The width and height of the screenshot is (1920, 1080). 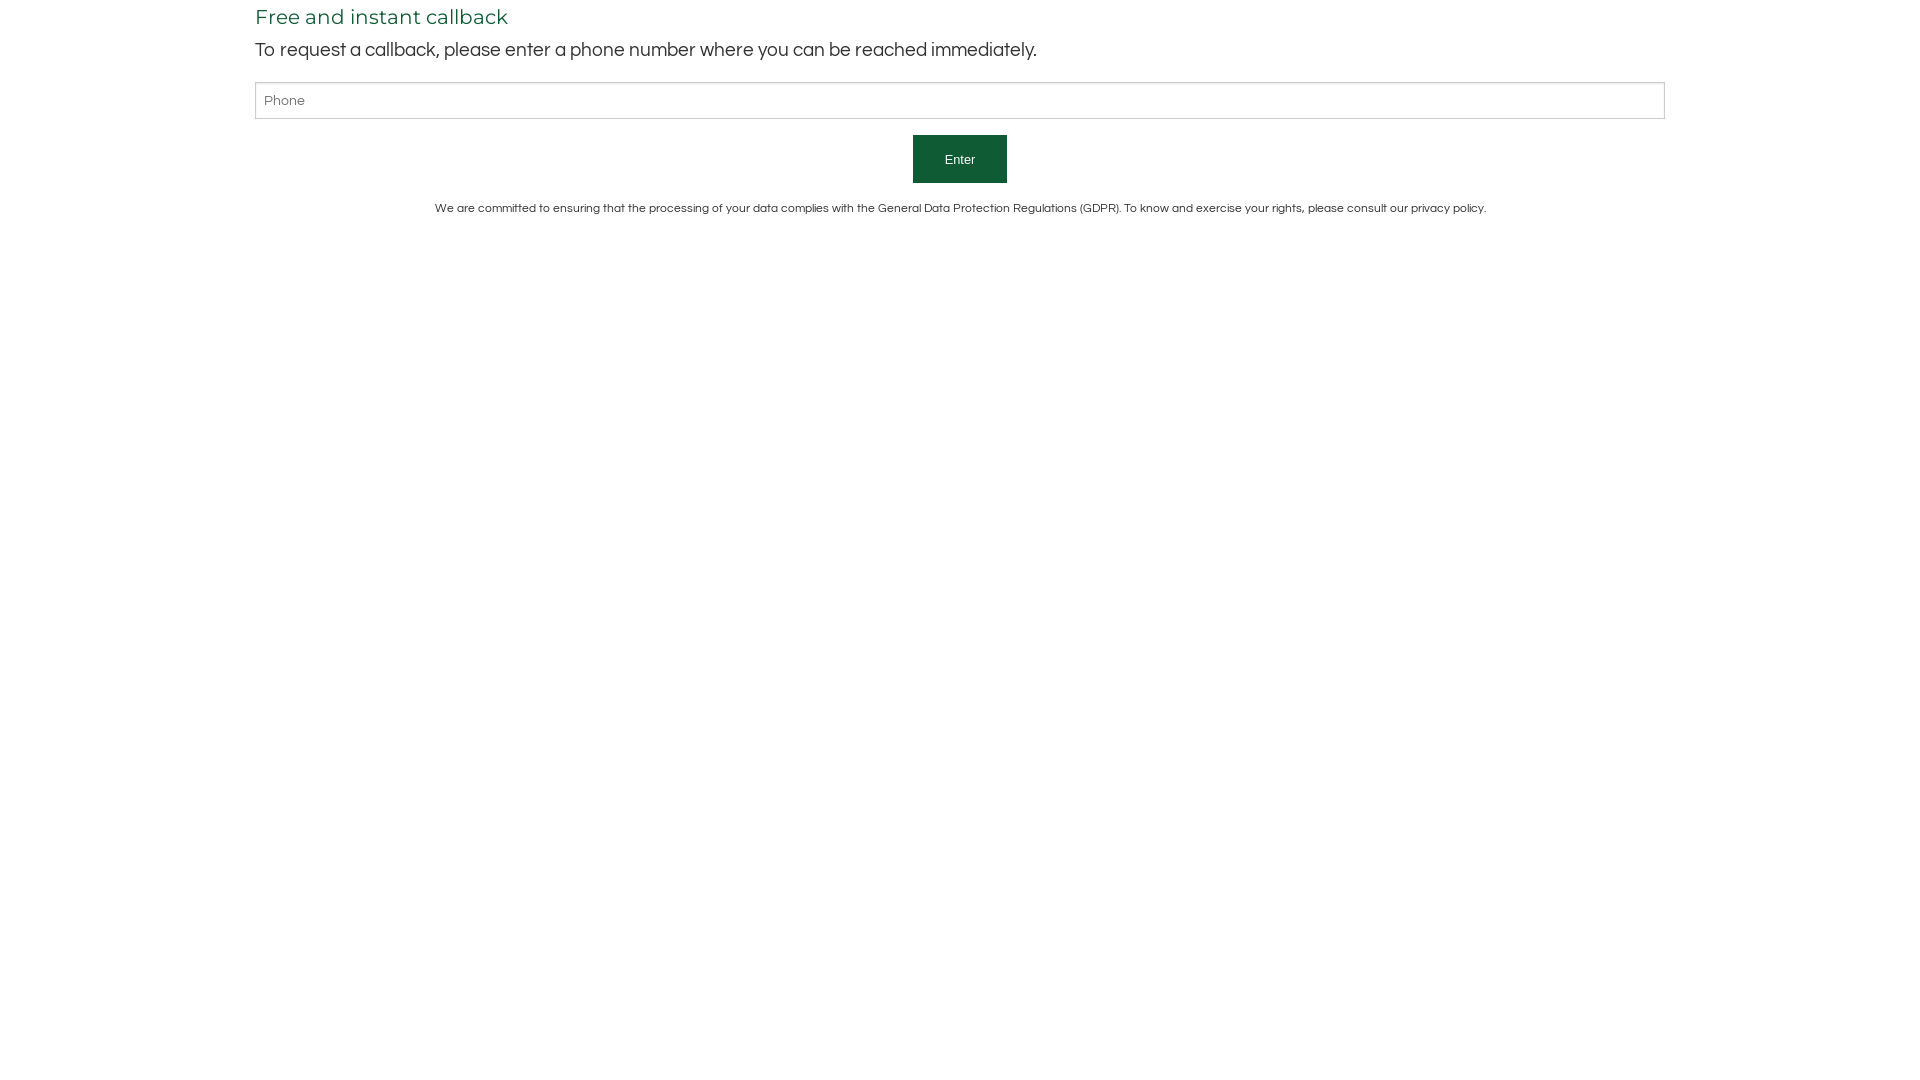 I want to click on 'Enter', so click(x=960, y=157).